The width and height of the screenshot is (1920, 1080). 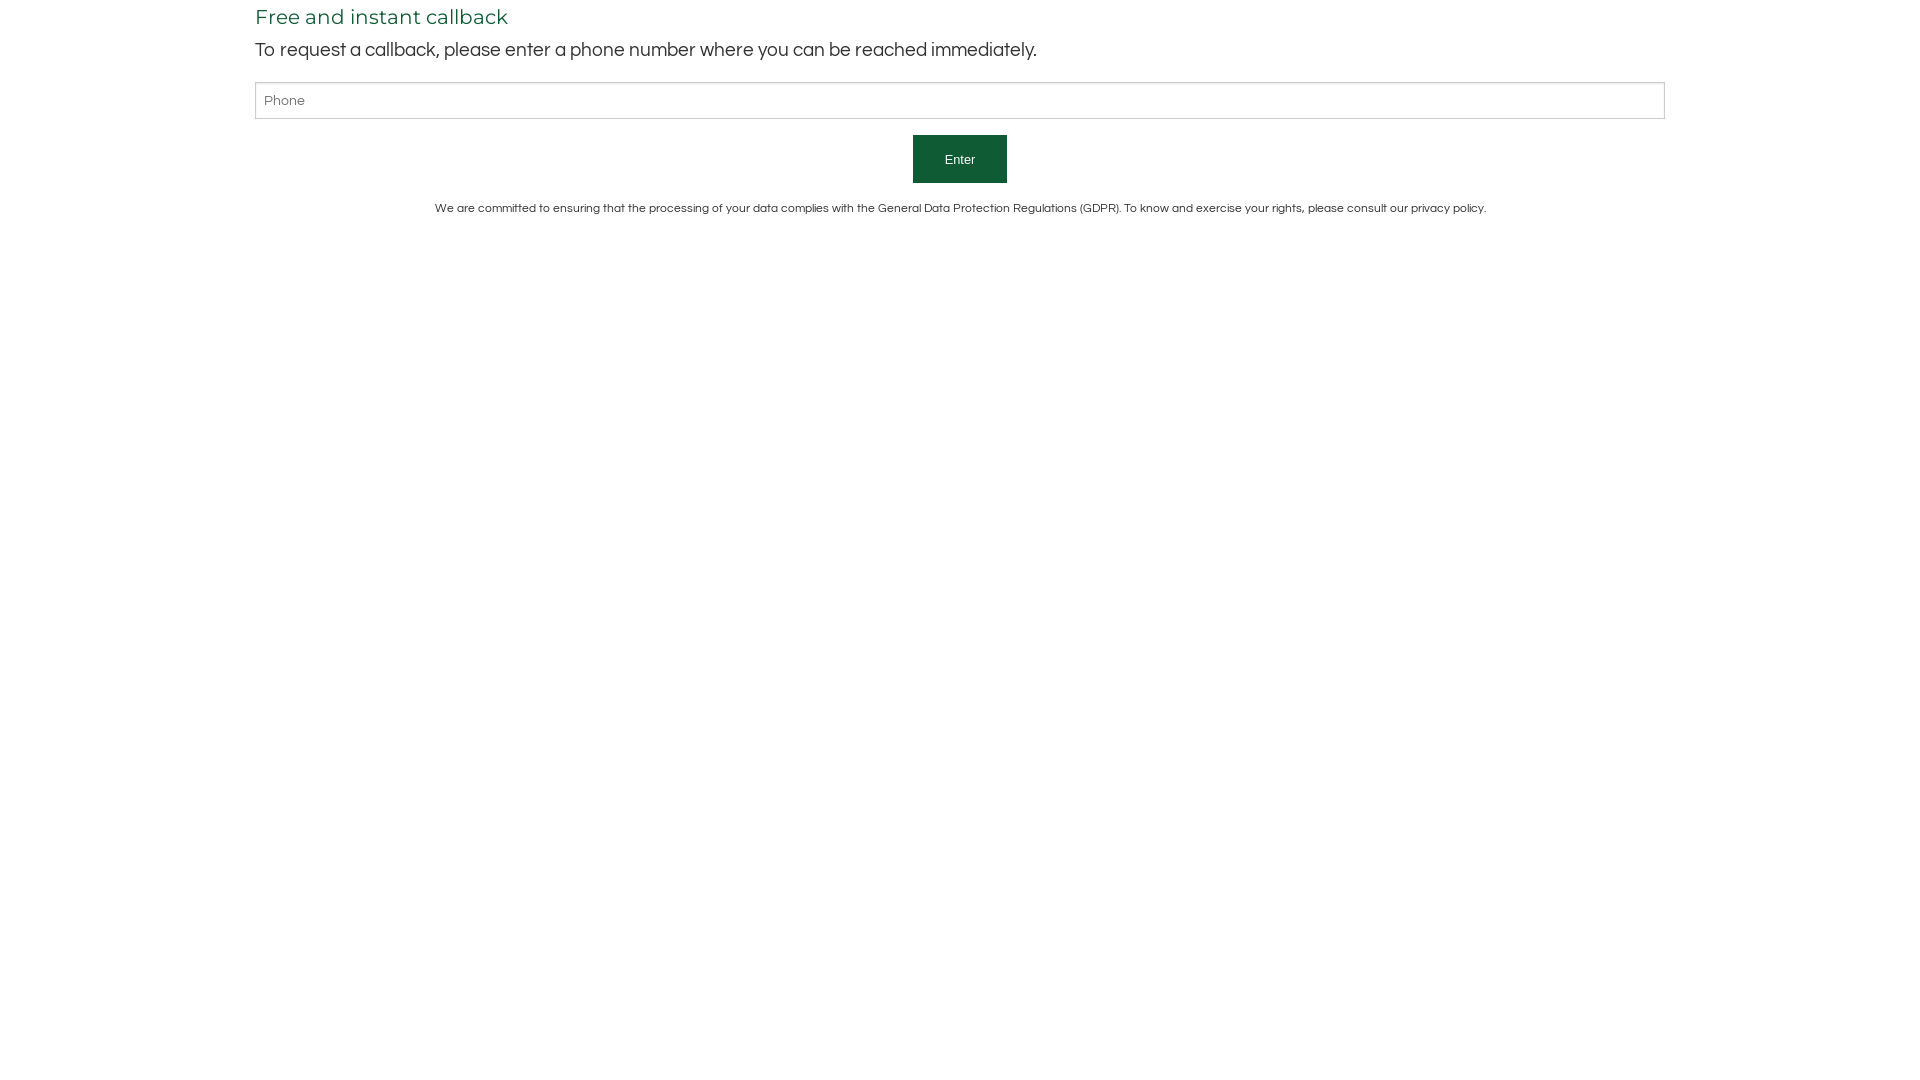 I want to click on 'Enter', so click(x=960, y=157).